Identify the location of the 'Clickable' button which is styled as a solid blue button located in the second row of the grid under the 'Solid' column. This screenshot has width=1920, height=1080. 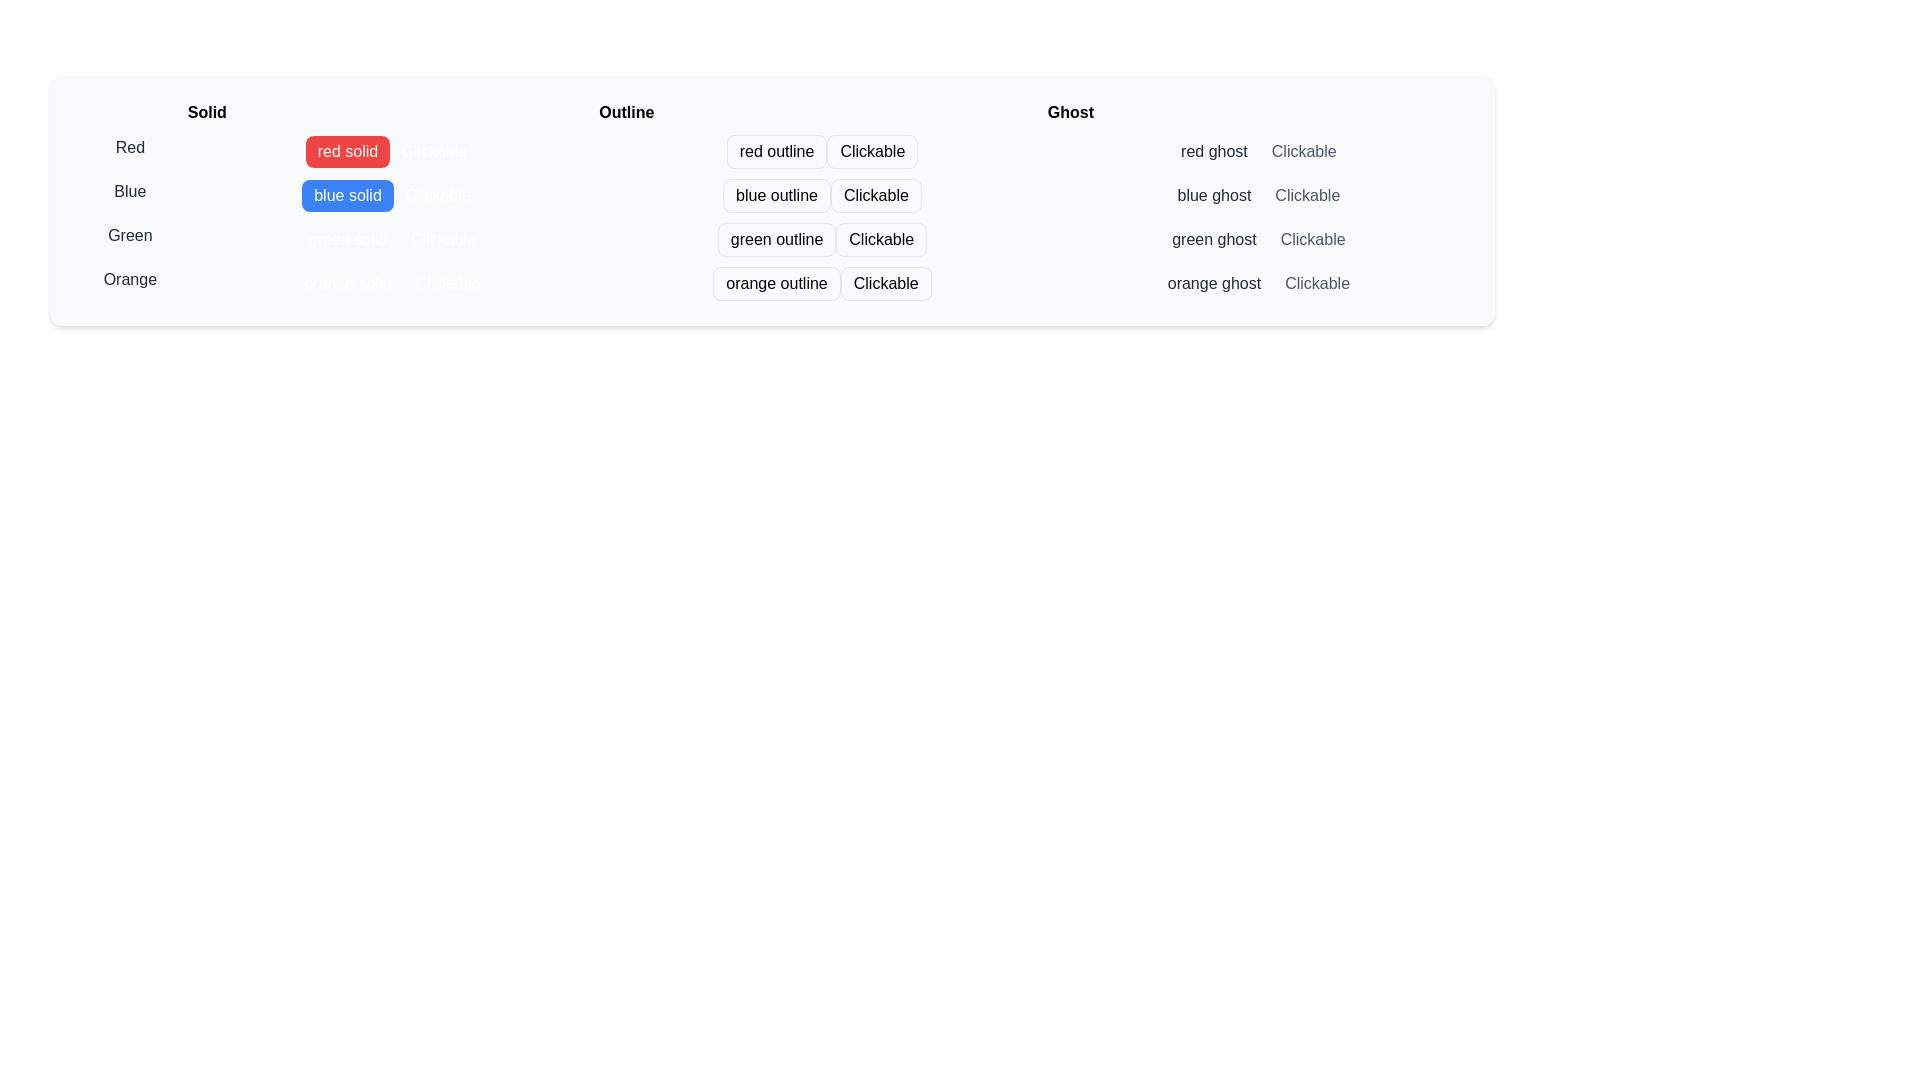
(392, 192).